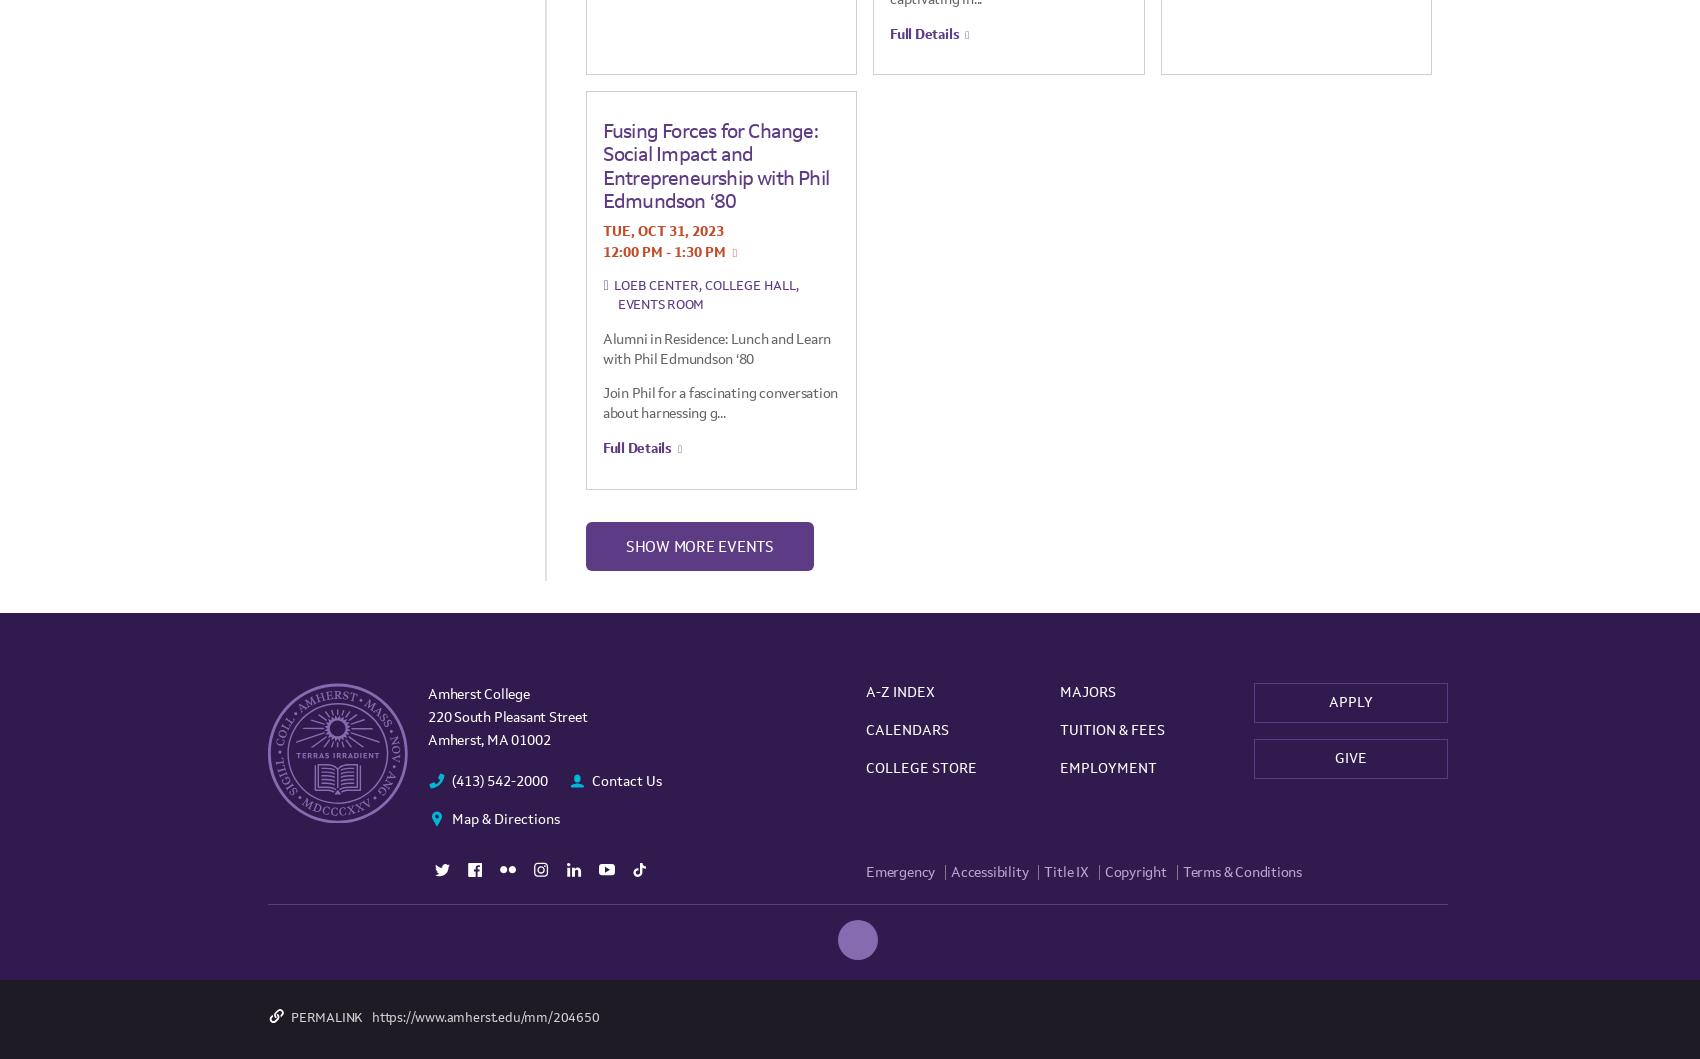 This screenshot has width=1700, height=1059. I want to click on 'Terms & Conditions', so click(1241, 871).